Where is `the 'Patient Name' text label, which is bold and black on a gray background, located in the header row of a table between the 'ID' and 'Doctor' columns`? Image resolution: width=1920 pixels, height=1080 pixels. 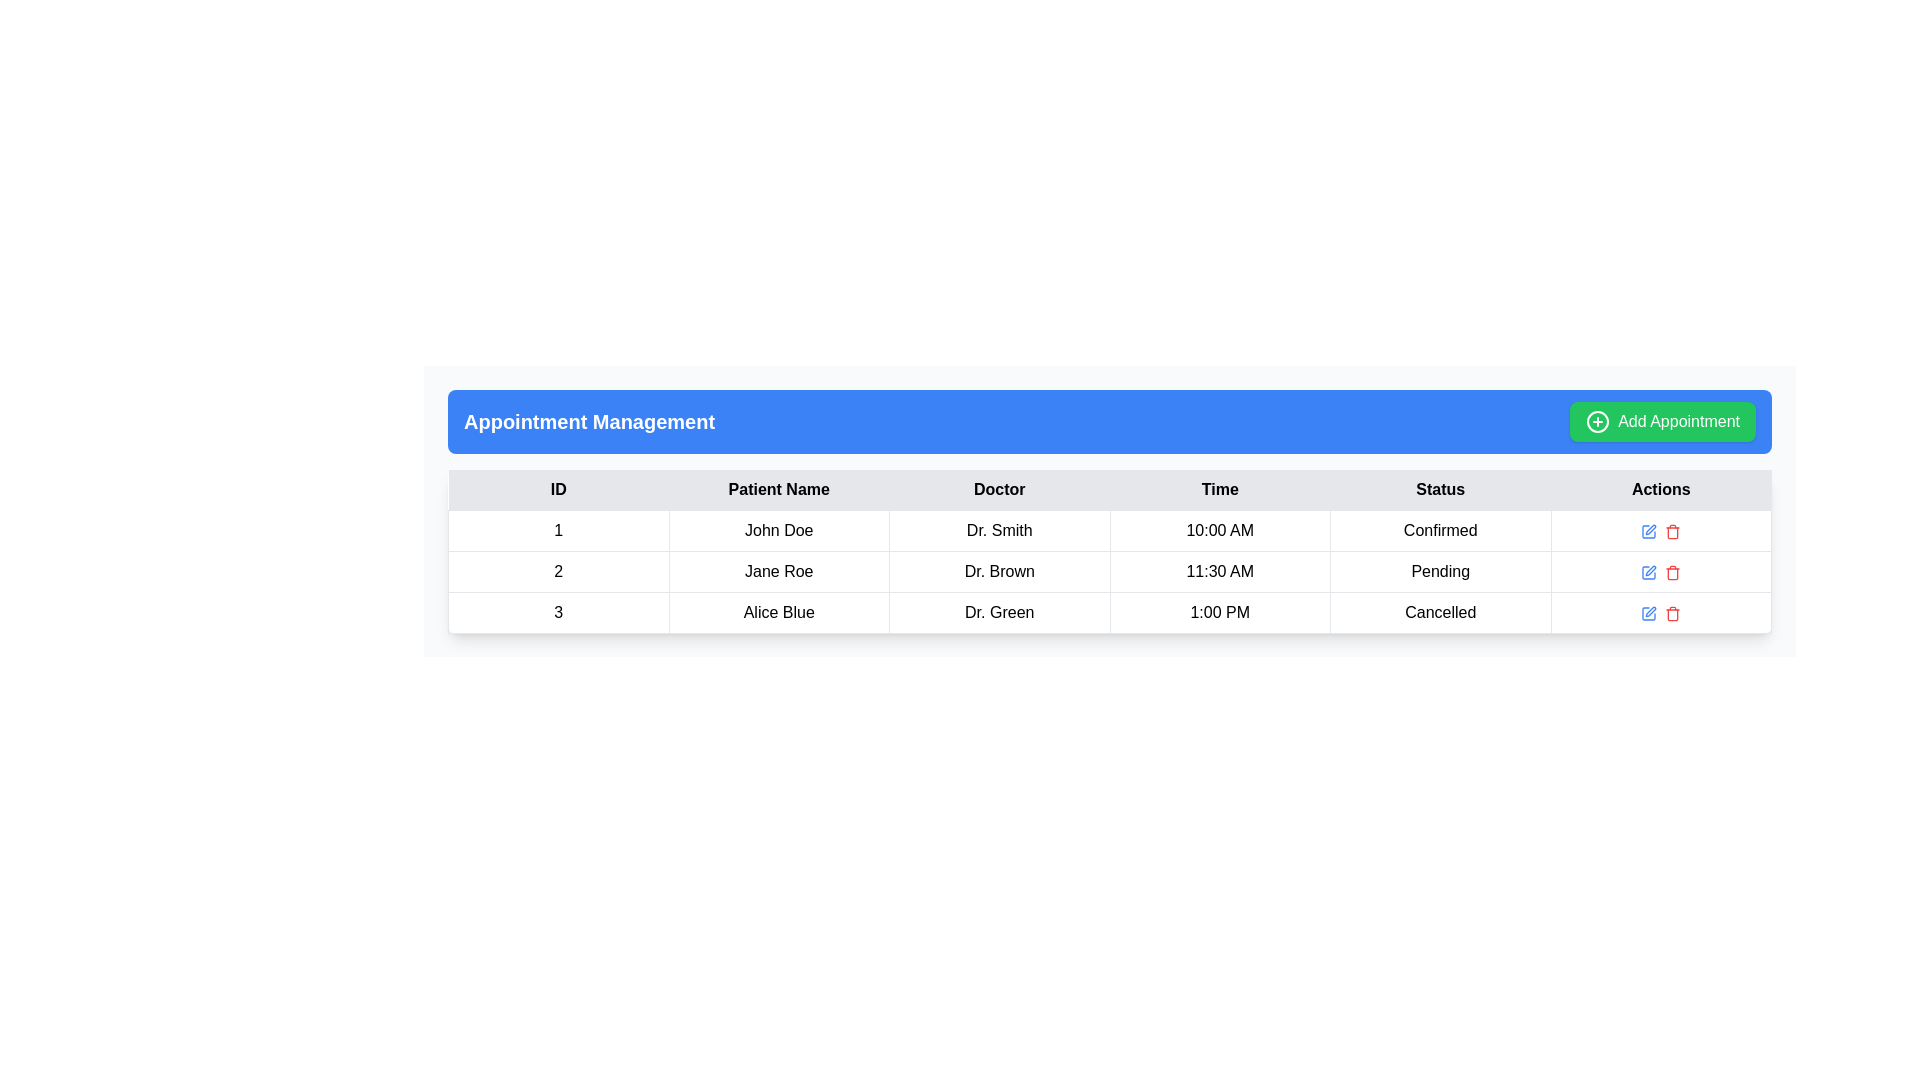
the 'Patient Name' text label, which is bold and black on a gray background, located in the header row of a table between the 'ID' and 'Doctor' columns is located at coordinates (778, 490).